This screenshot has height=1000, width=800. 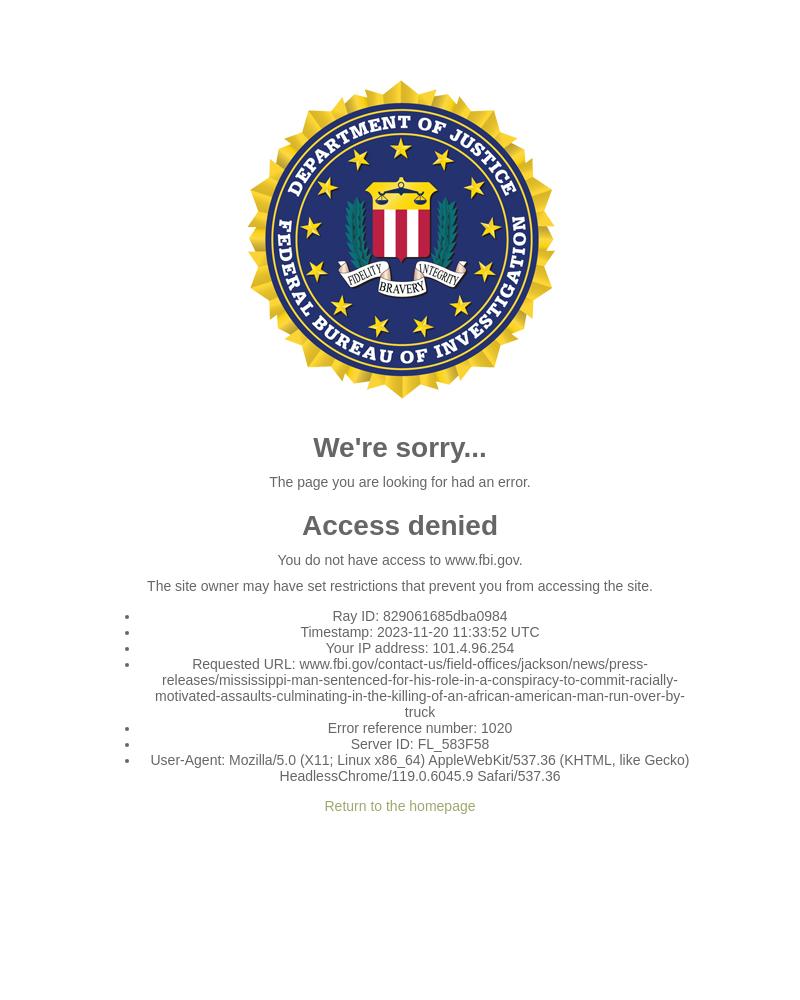 What do you see at coordinates (146, 585) in the screenshot?
I see `'The site owner may have set restrictions that prevent you from accessing the site.'` at bounding box center [146, 585].